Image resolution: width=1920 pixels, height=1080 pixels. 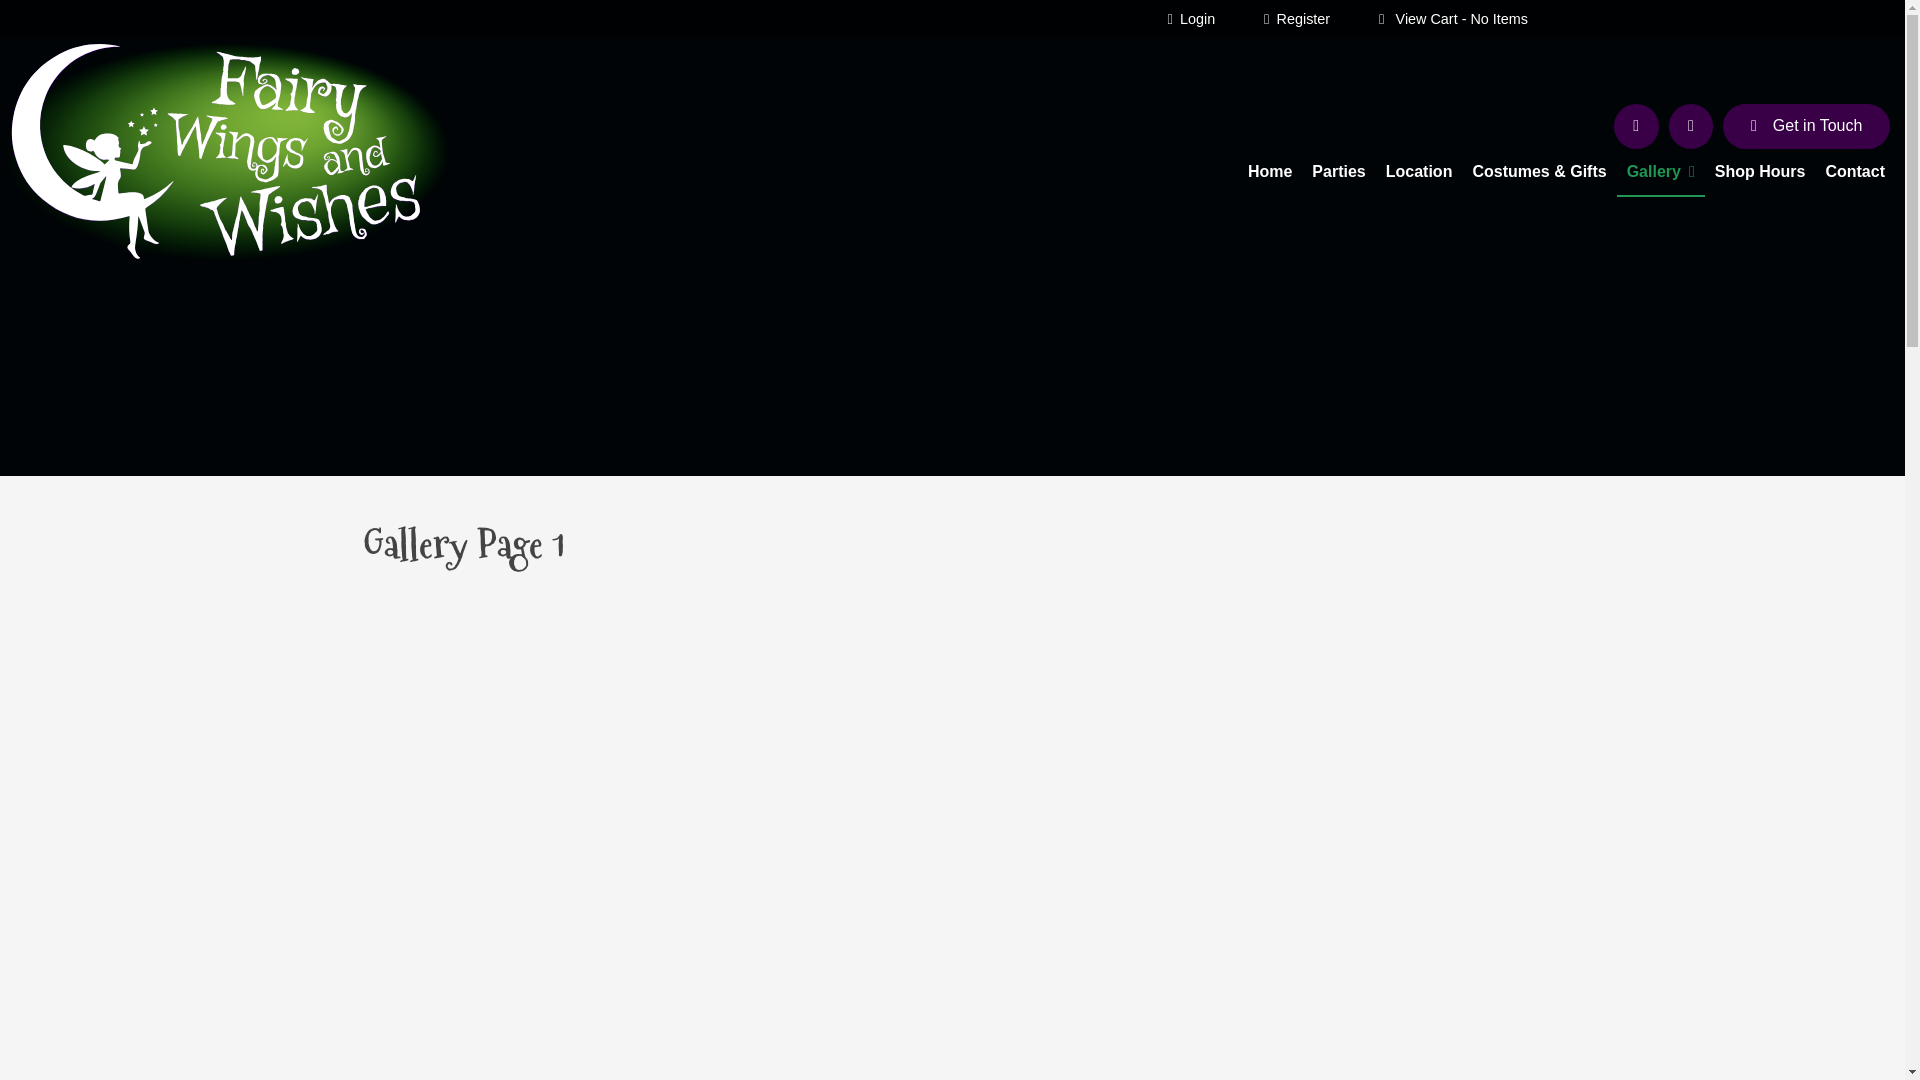 What do you see at coordinates (1338, 172) in the screenshot?
I see `'Parties'` at bounding box center [1338, 172].